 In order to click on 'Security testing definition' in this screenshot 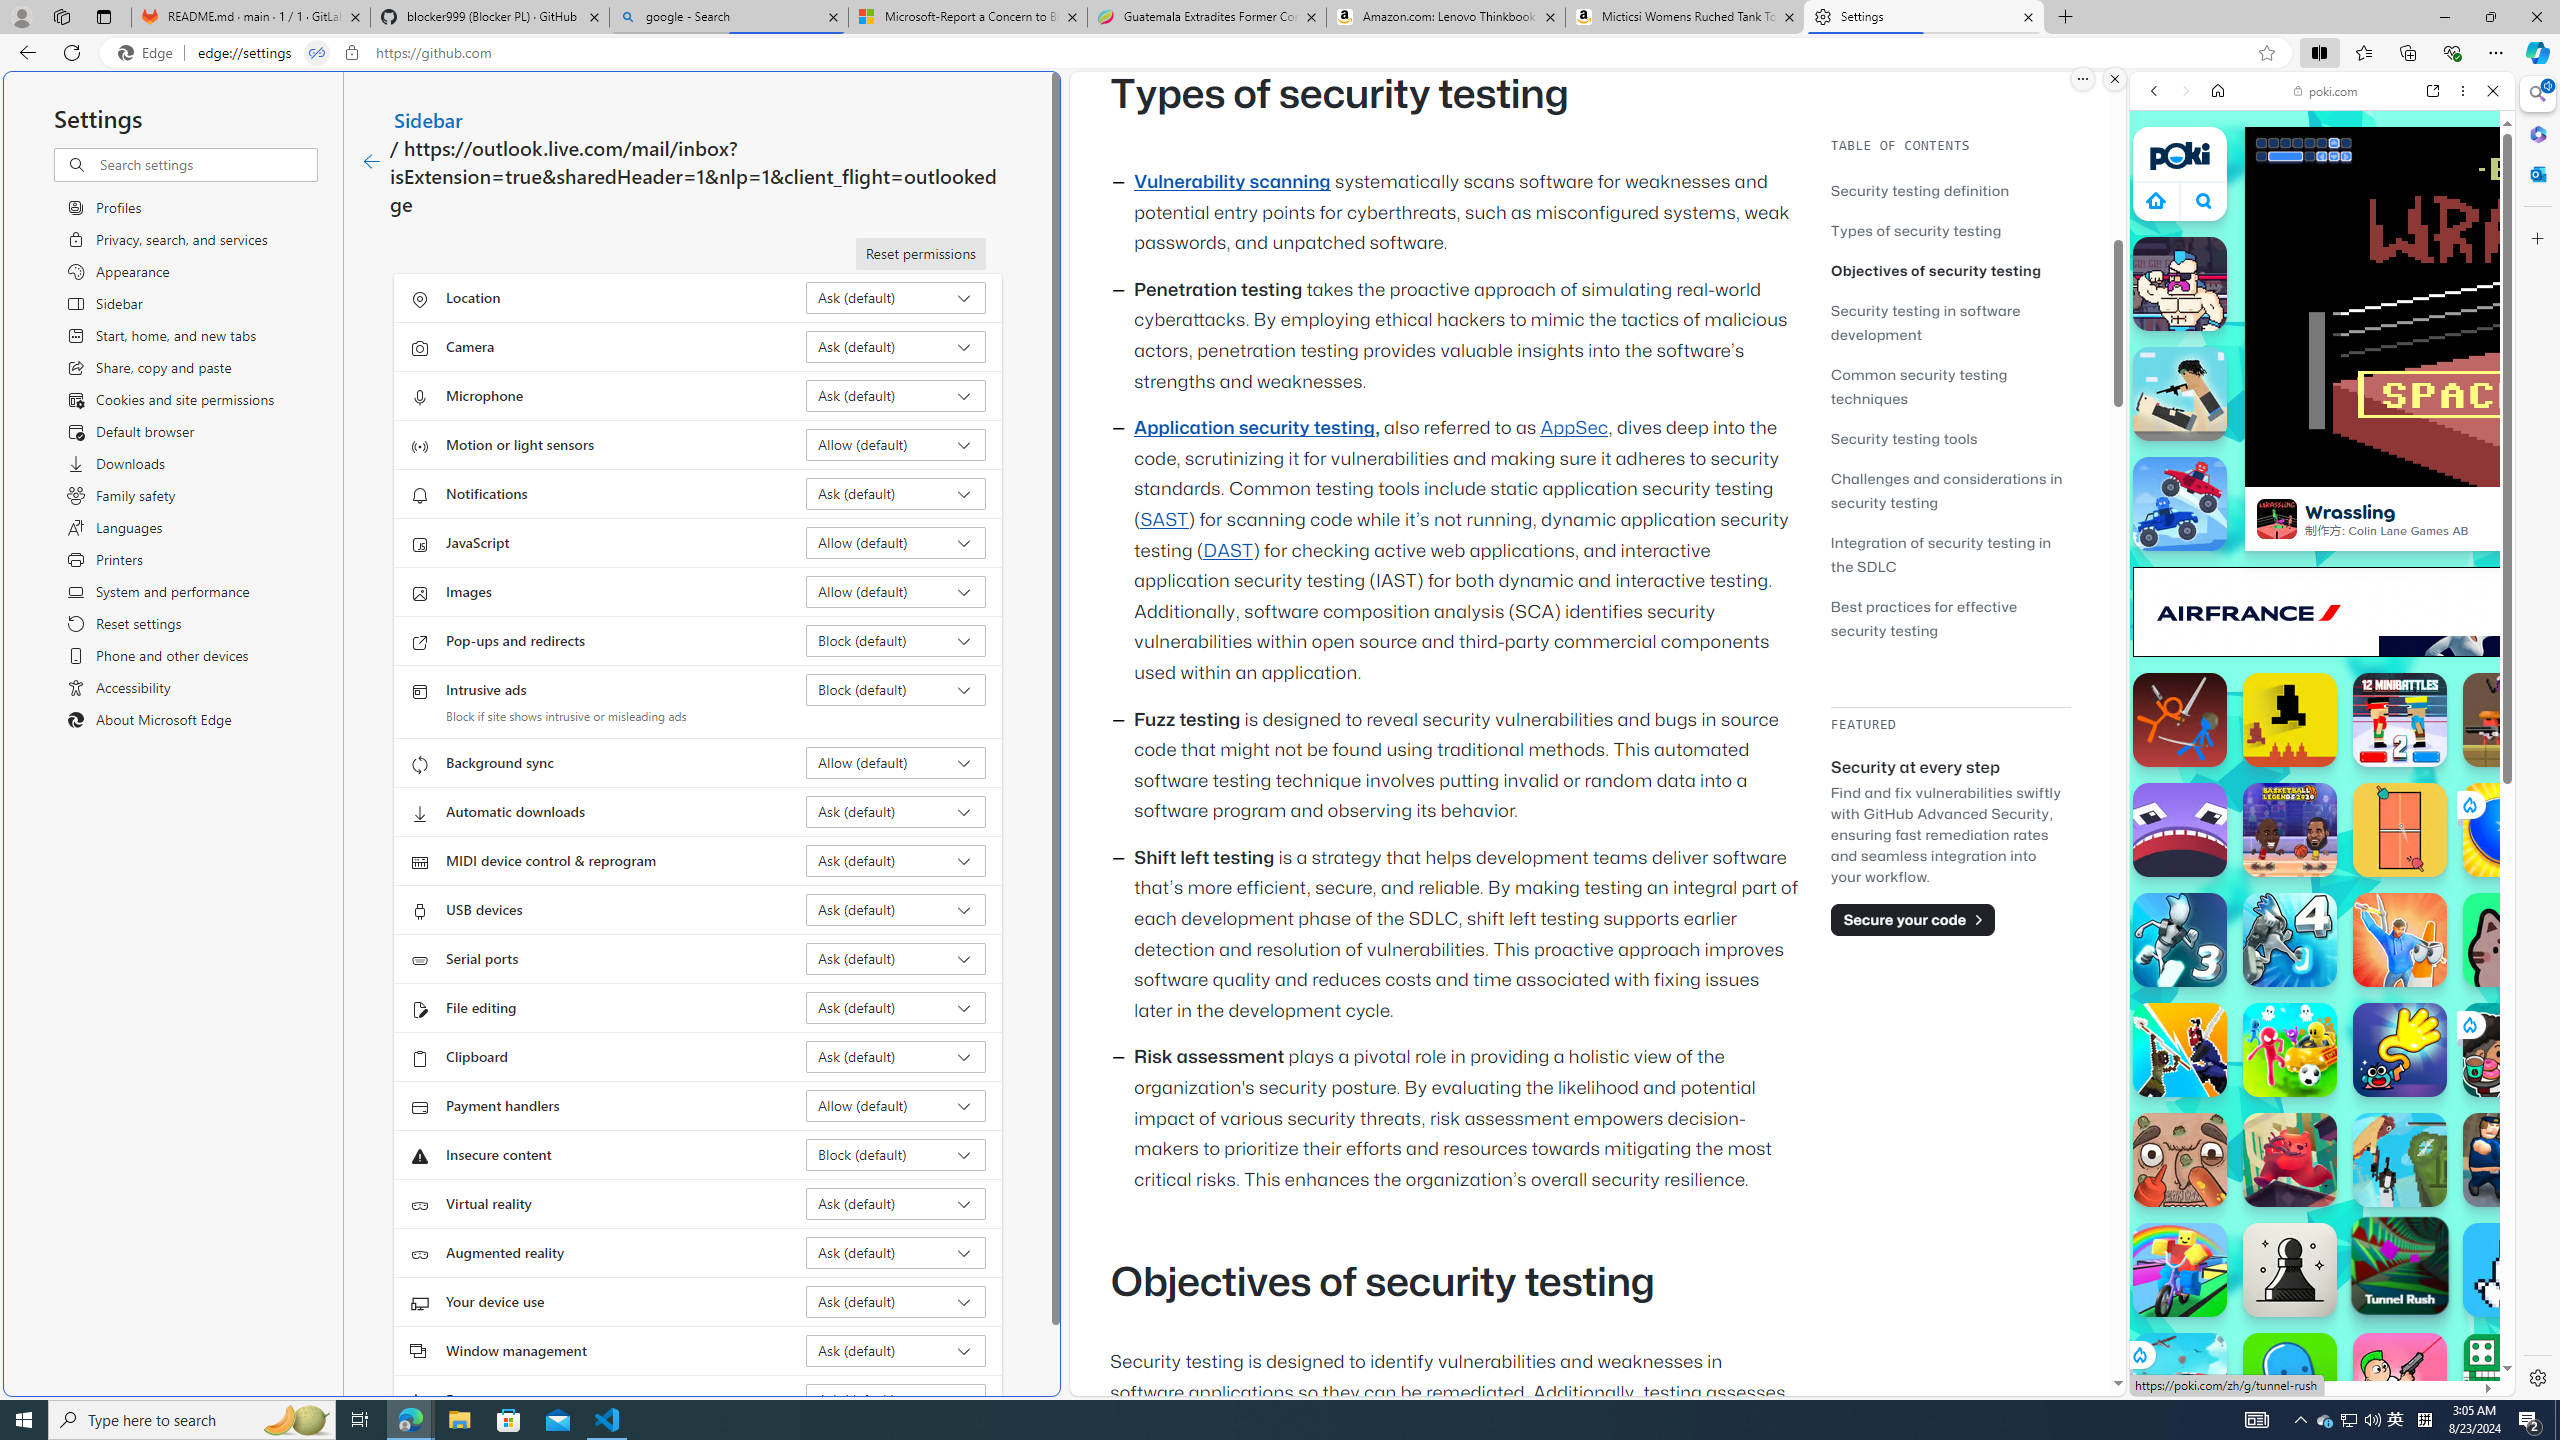, I will do `click(1920, 189)`.